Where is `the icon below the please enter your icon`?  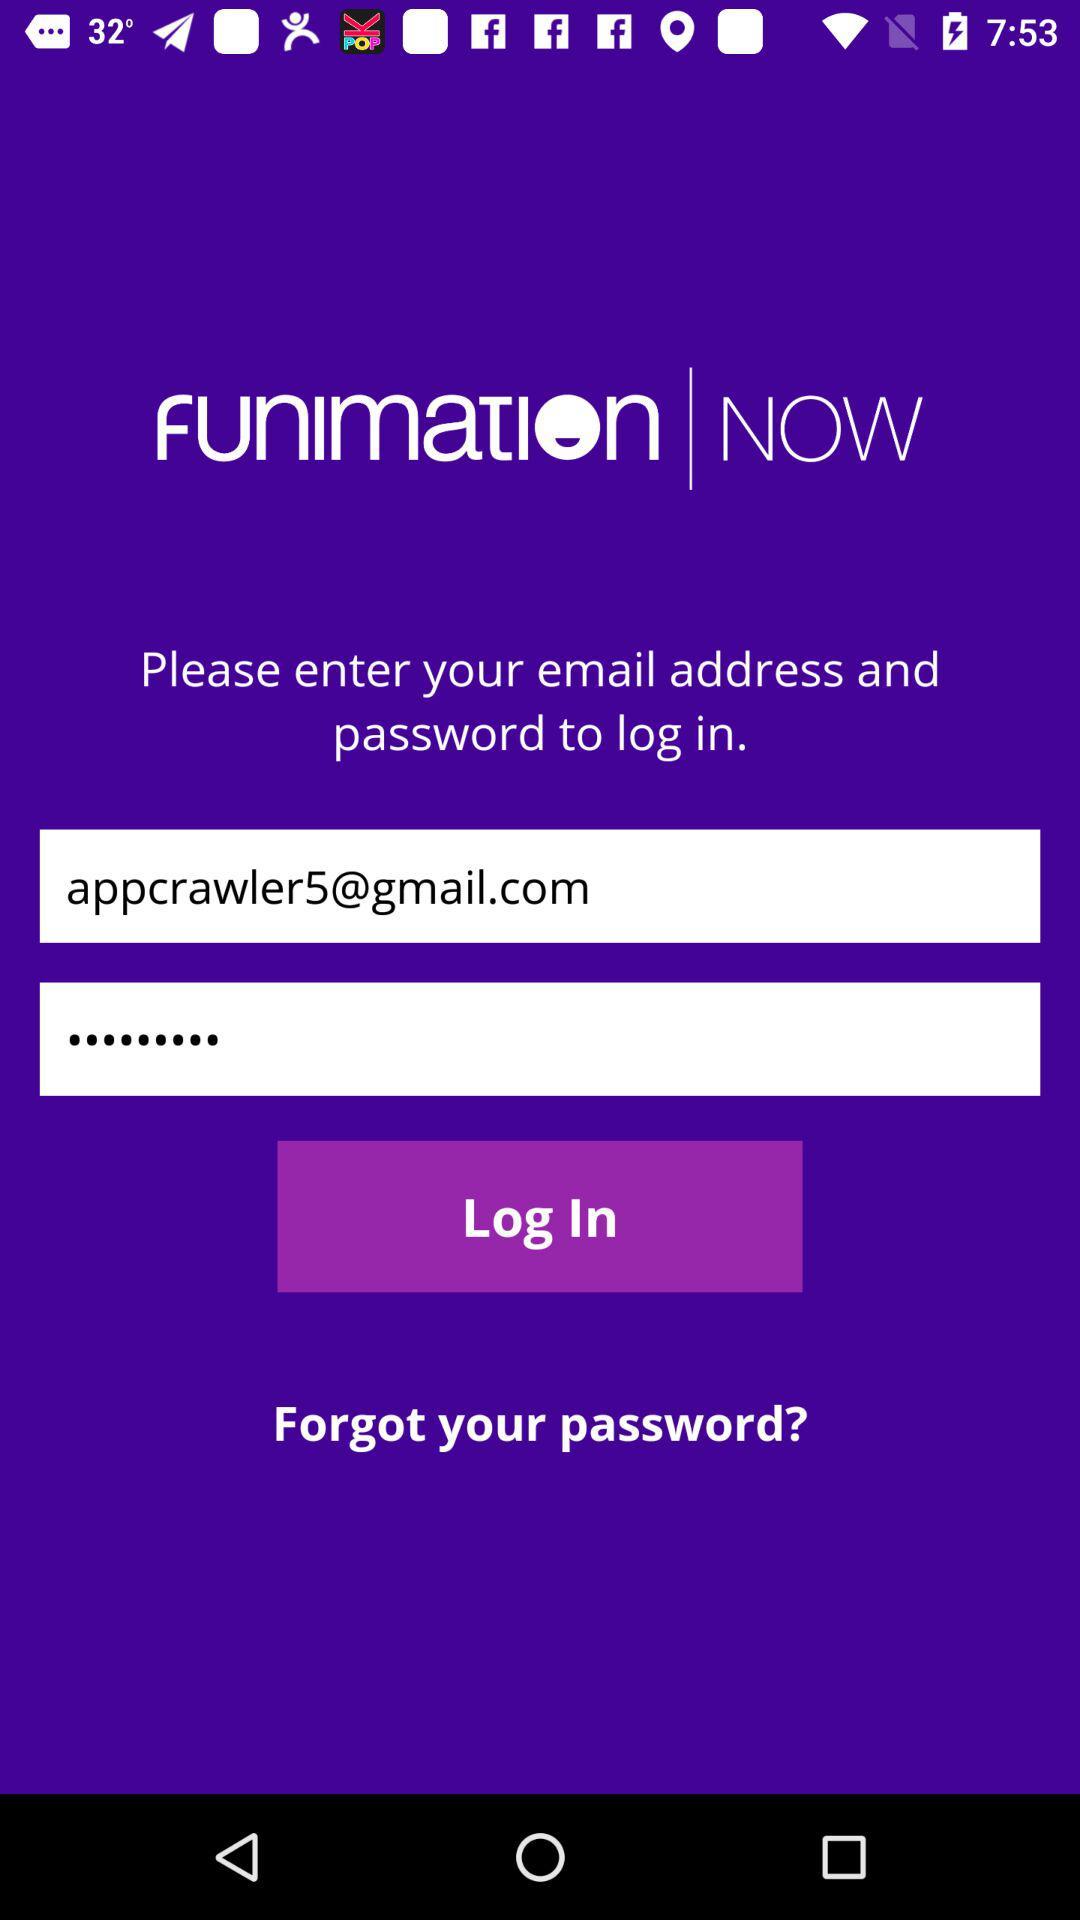 the icon below the please enter your icon is located at coordinates (540, 885).